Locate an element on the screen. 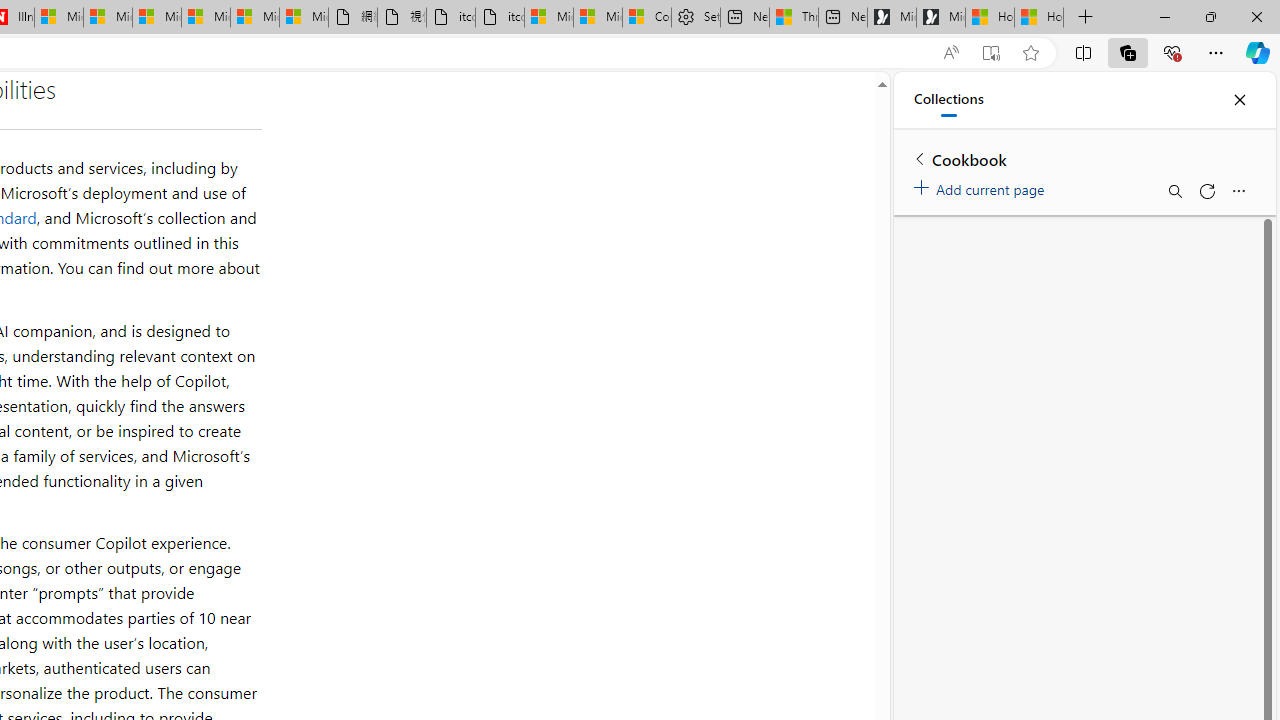  'Back to list of collections' is located at coordinates (919, 158).